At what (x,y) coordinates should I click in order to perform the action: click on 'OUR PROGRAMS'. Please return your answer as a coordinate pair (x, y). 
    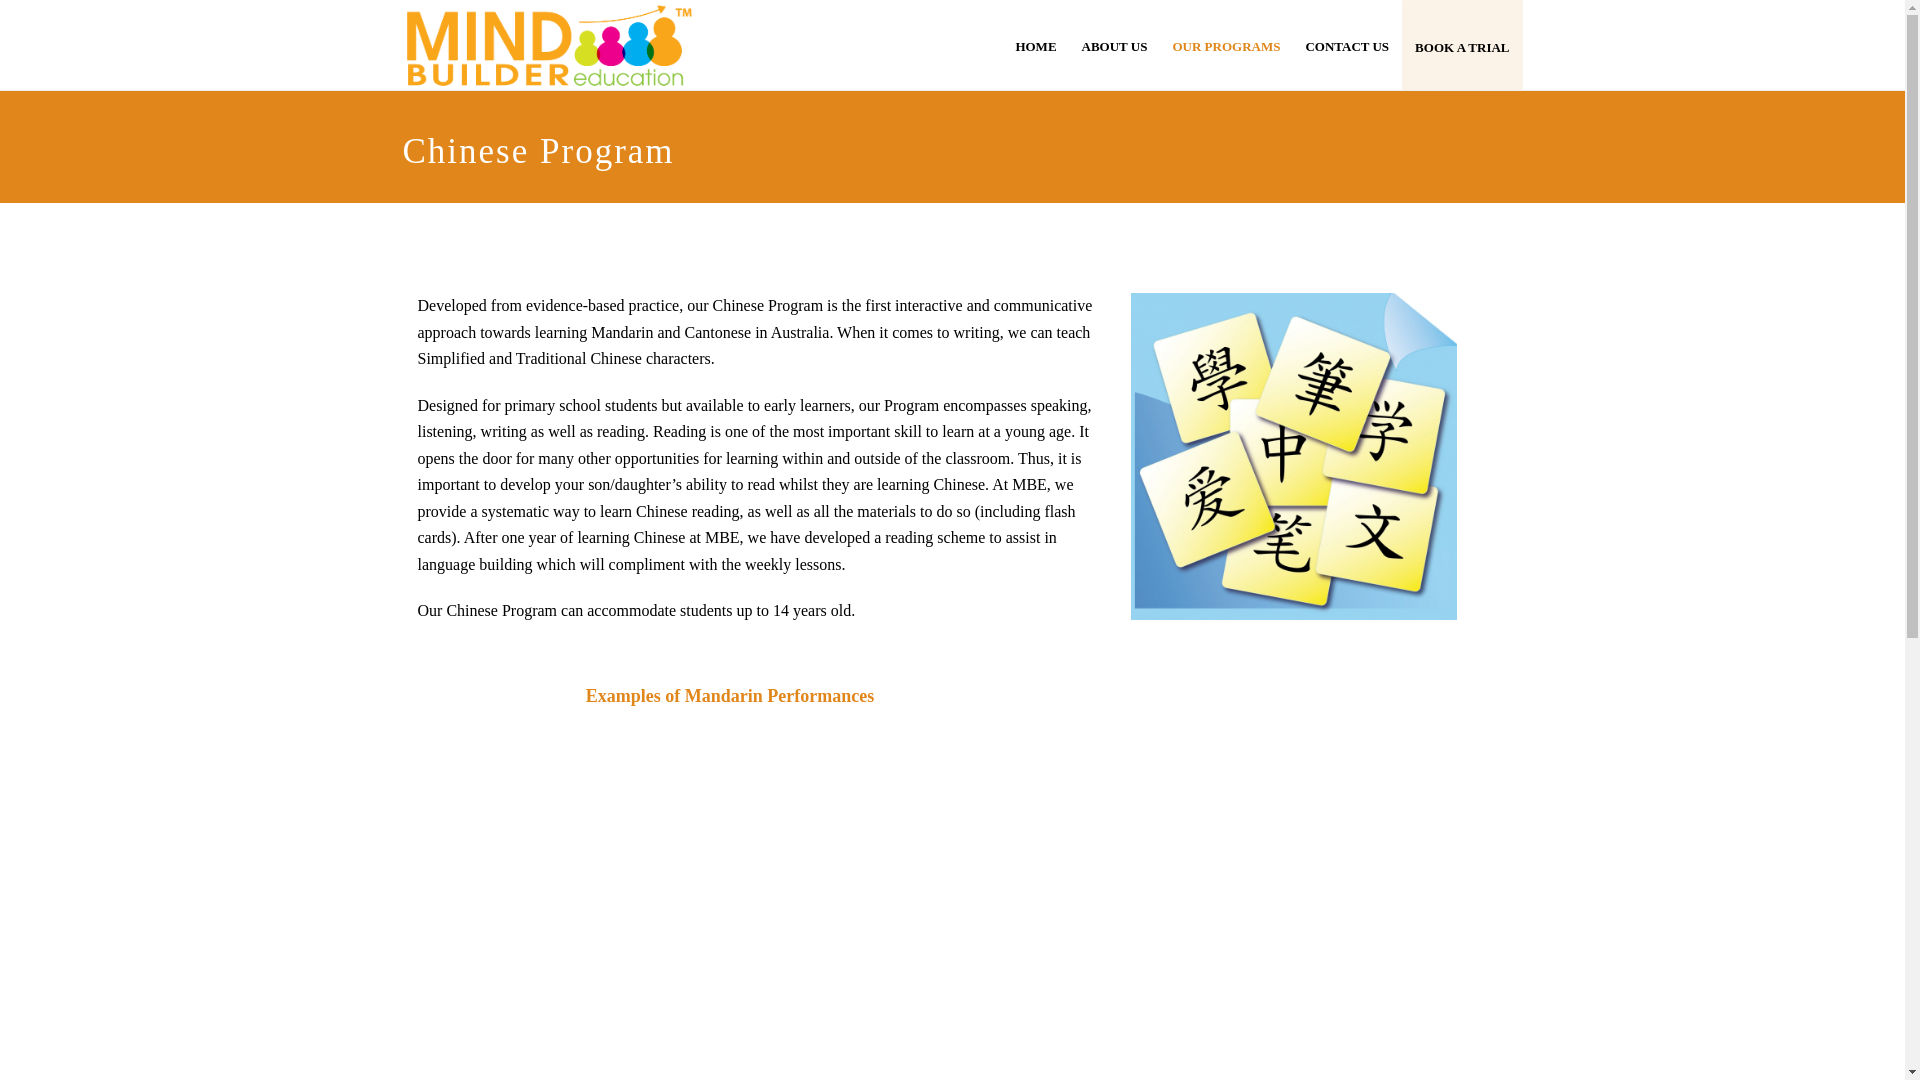
    Looking at the image, I should click on (1224, 45).